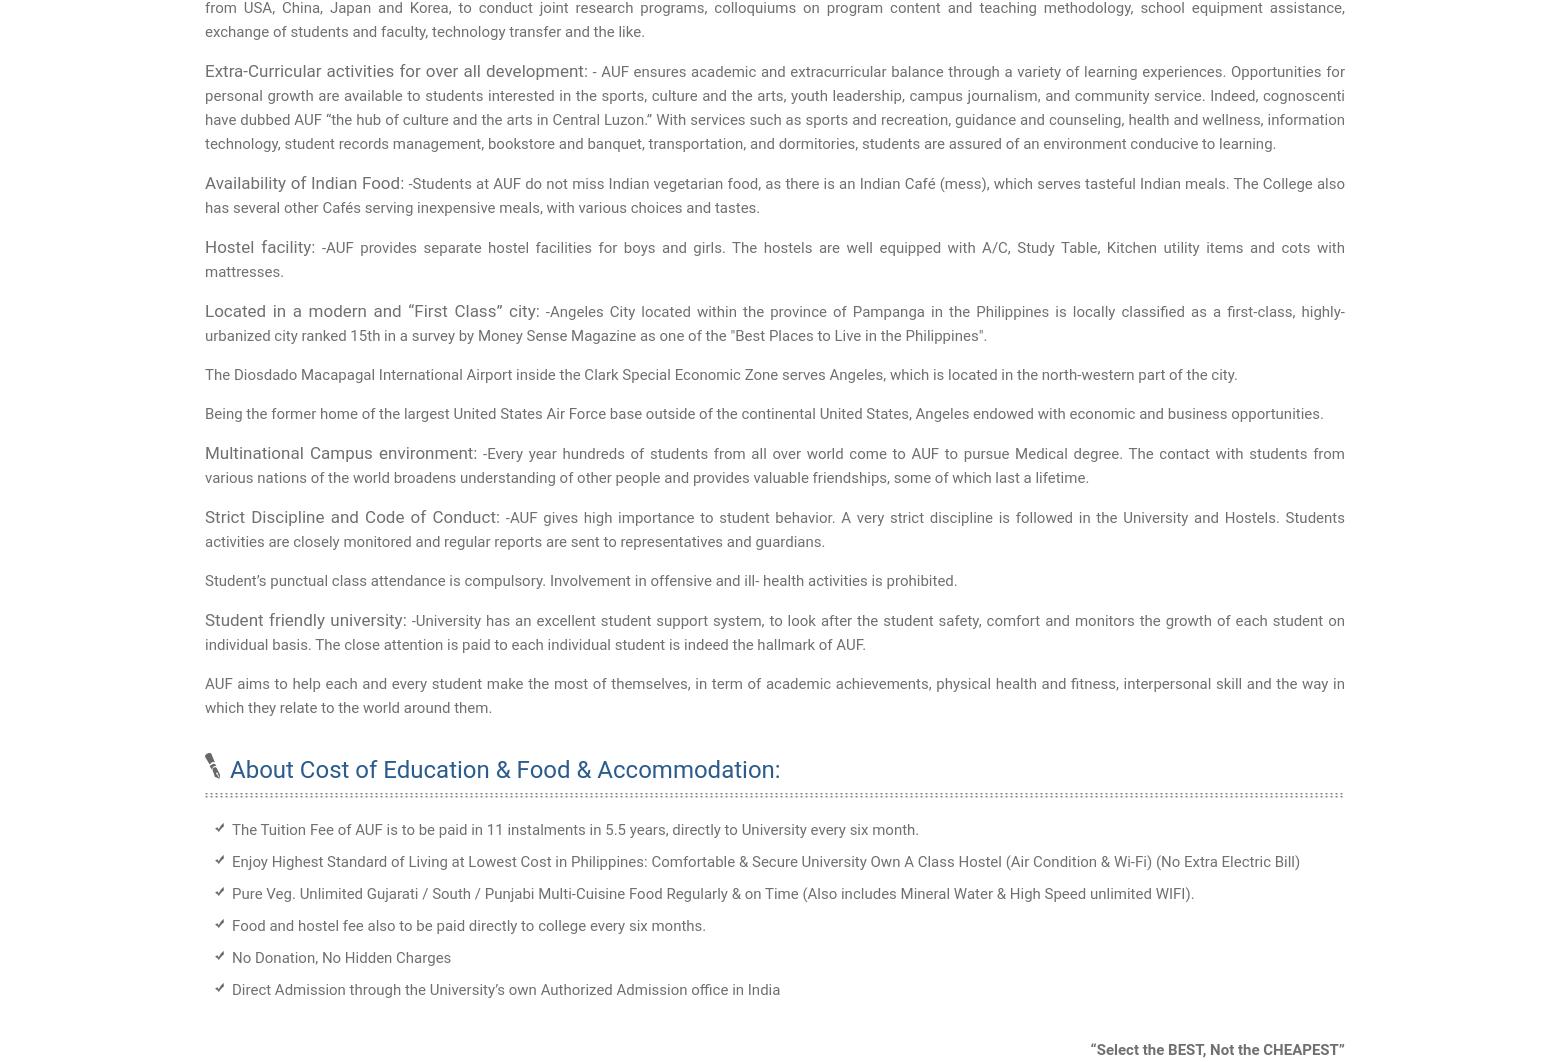 Image resolution: width=1550 pixels, height=1062 pixels. I want to click on 'No Donation, No Hidden Charges', so click(231, 957).